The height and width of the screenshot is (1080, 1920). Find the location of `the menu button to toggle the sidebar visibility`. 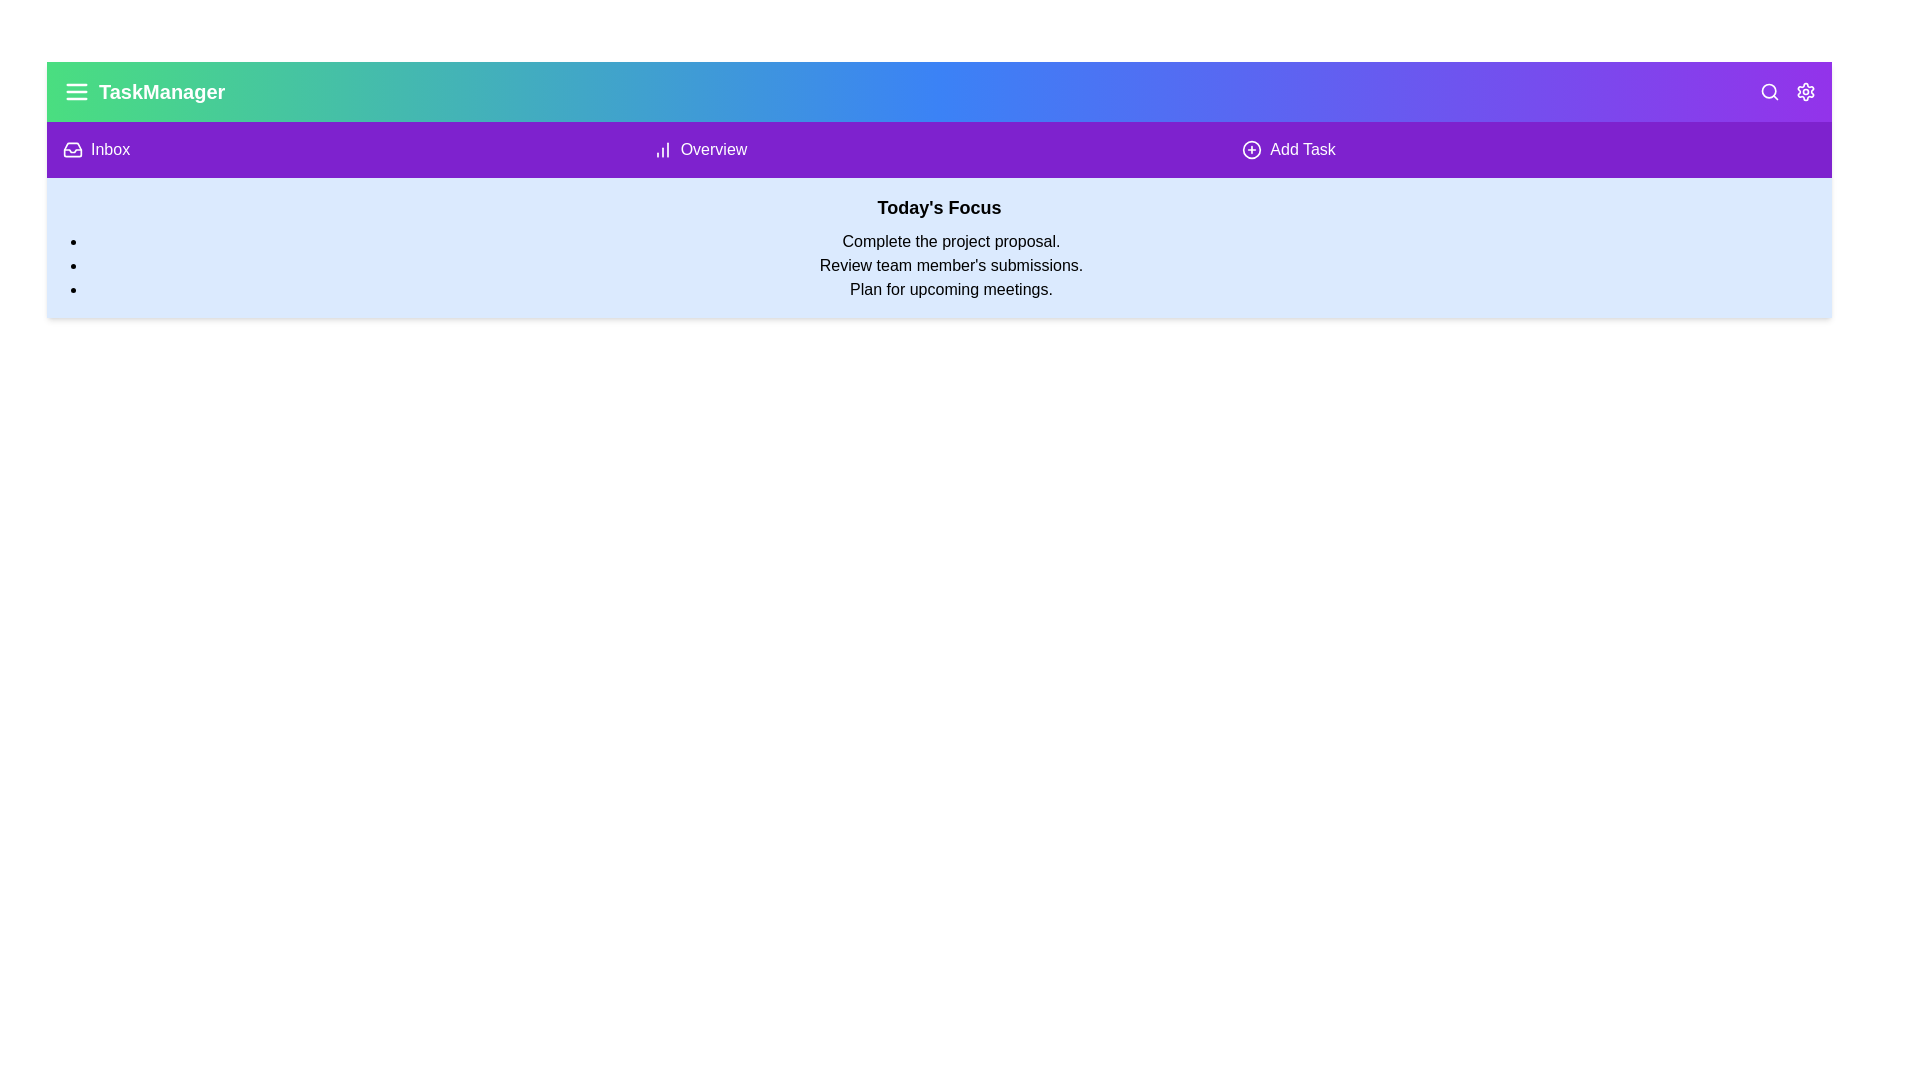

the menu button to toggle the sidebar visibility is located at coordinates (76, 92).